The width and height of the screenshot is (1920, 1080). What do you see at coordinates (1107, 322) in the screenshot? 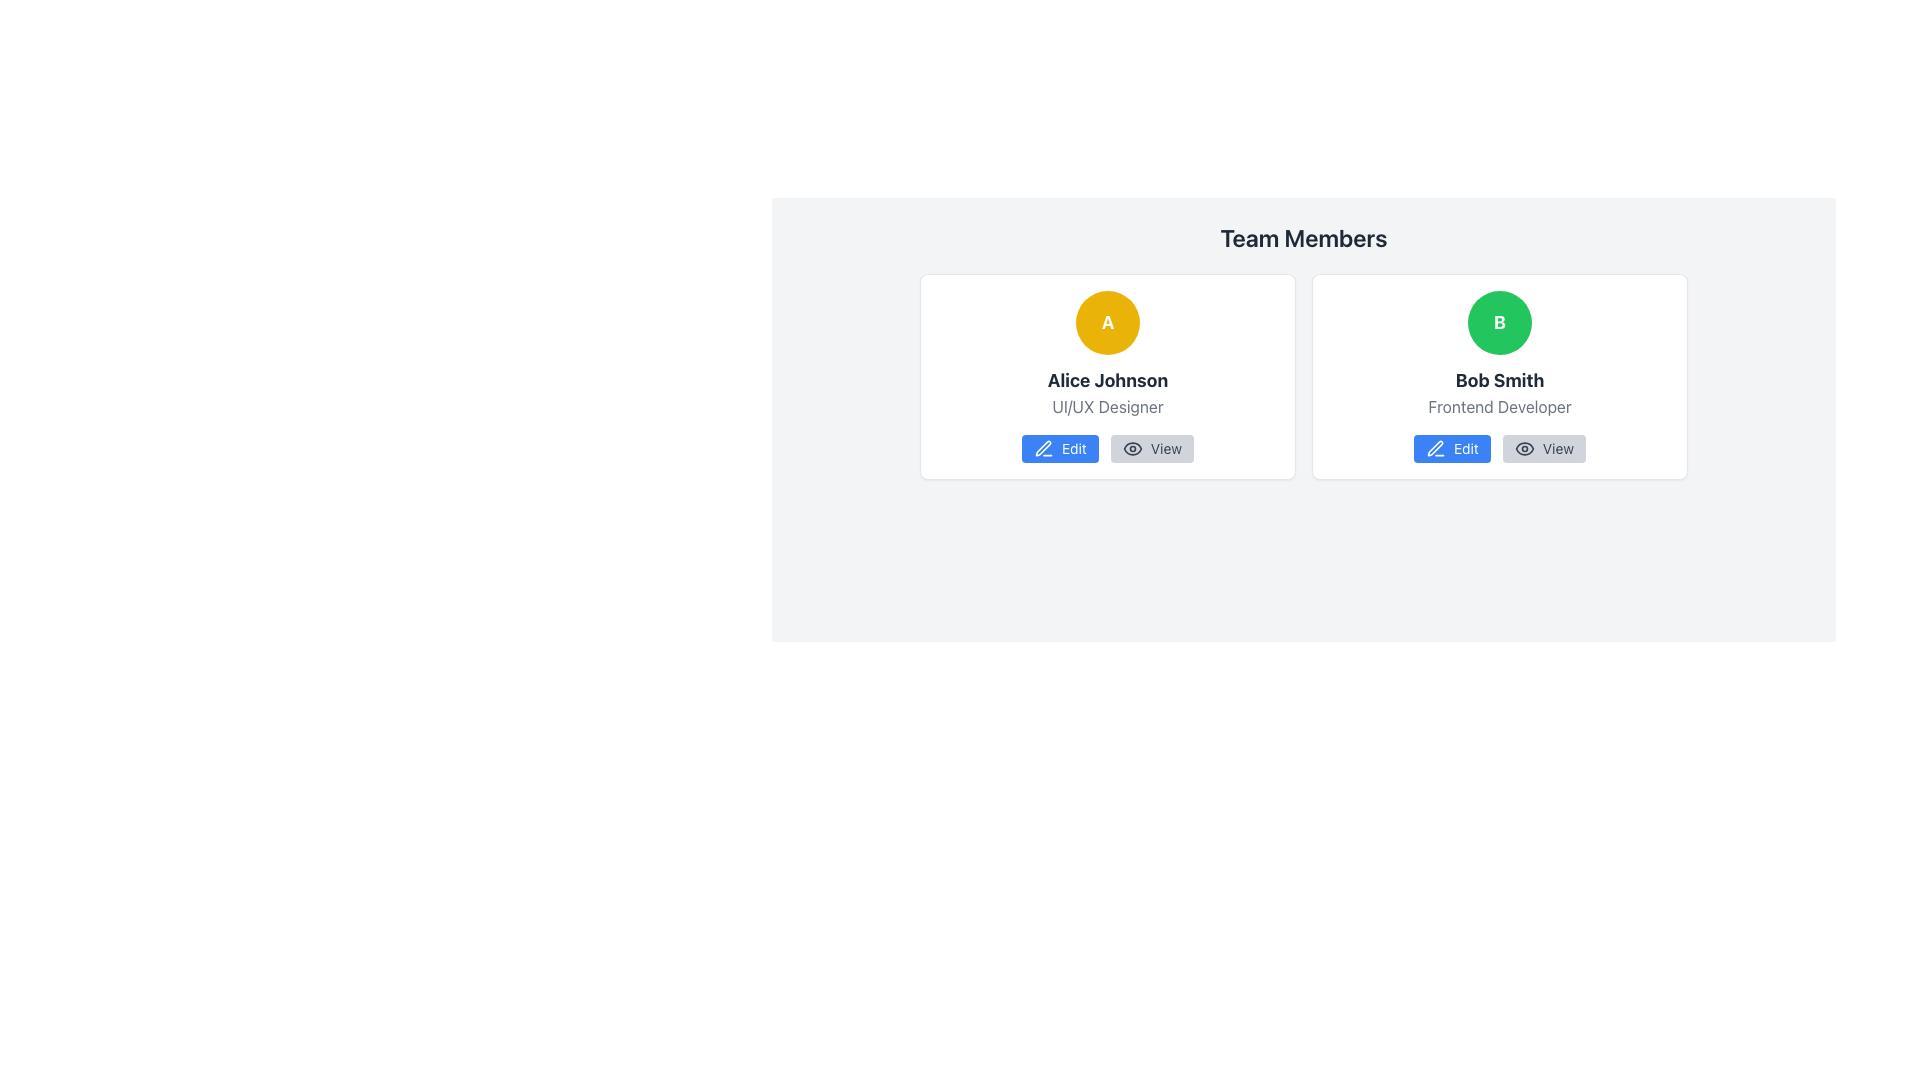
I see `the circular badge with a bright yellow background and a centered white uppercase letter 'A' in bold font located at the upper center of the card labeled 'Alice Johnson'` at bounding box center [1107, 322].